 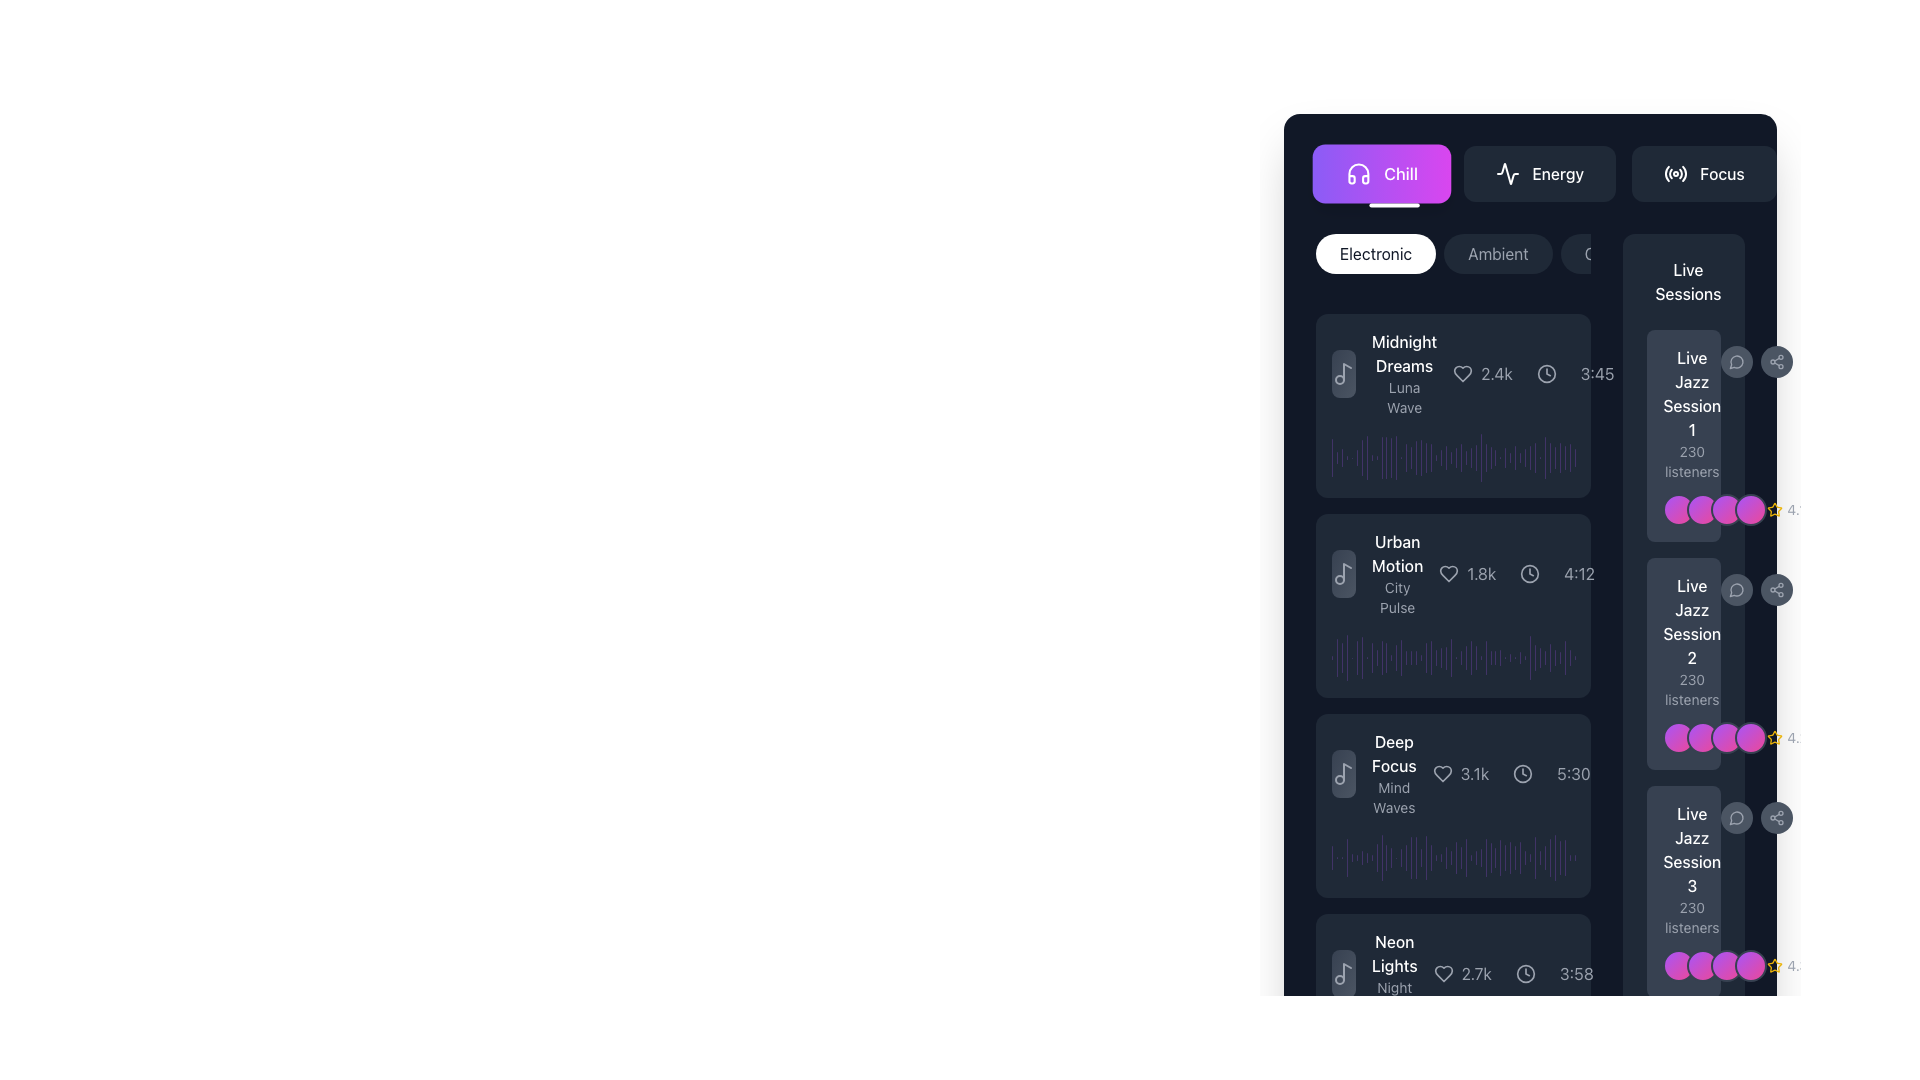 I want to click on the circular decorative icon located near the duration '5:30' of the song 'Deep Focus', which is styled with a light-colored stroke and has a hollow center, so click(x=1522, y=773).